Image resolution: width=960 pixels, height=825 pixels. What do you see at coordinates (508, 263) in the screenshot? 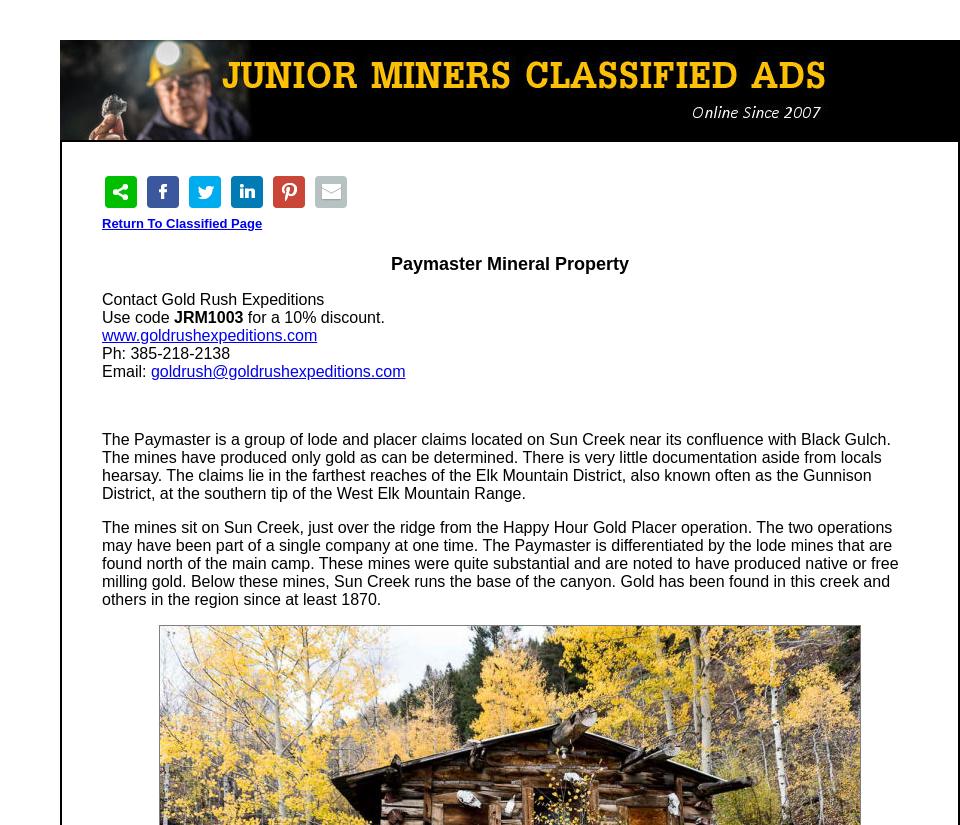
I see `'Paymaster Mineral Property'` at bounding box center [508, 263].